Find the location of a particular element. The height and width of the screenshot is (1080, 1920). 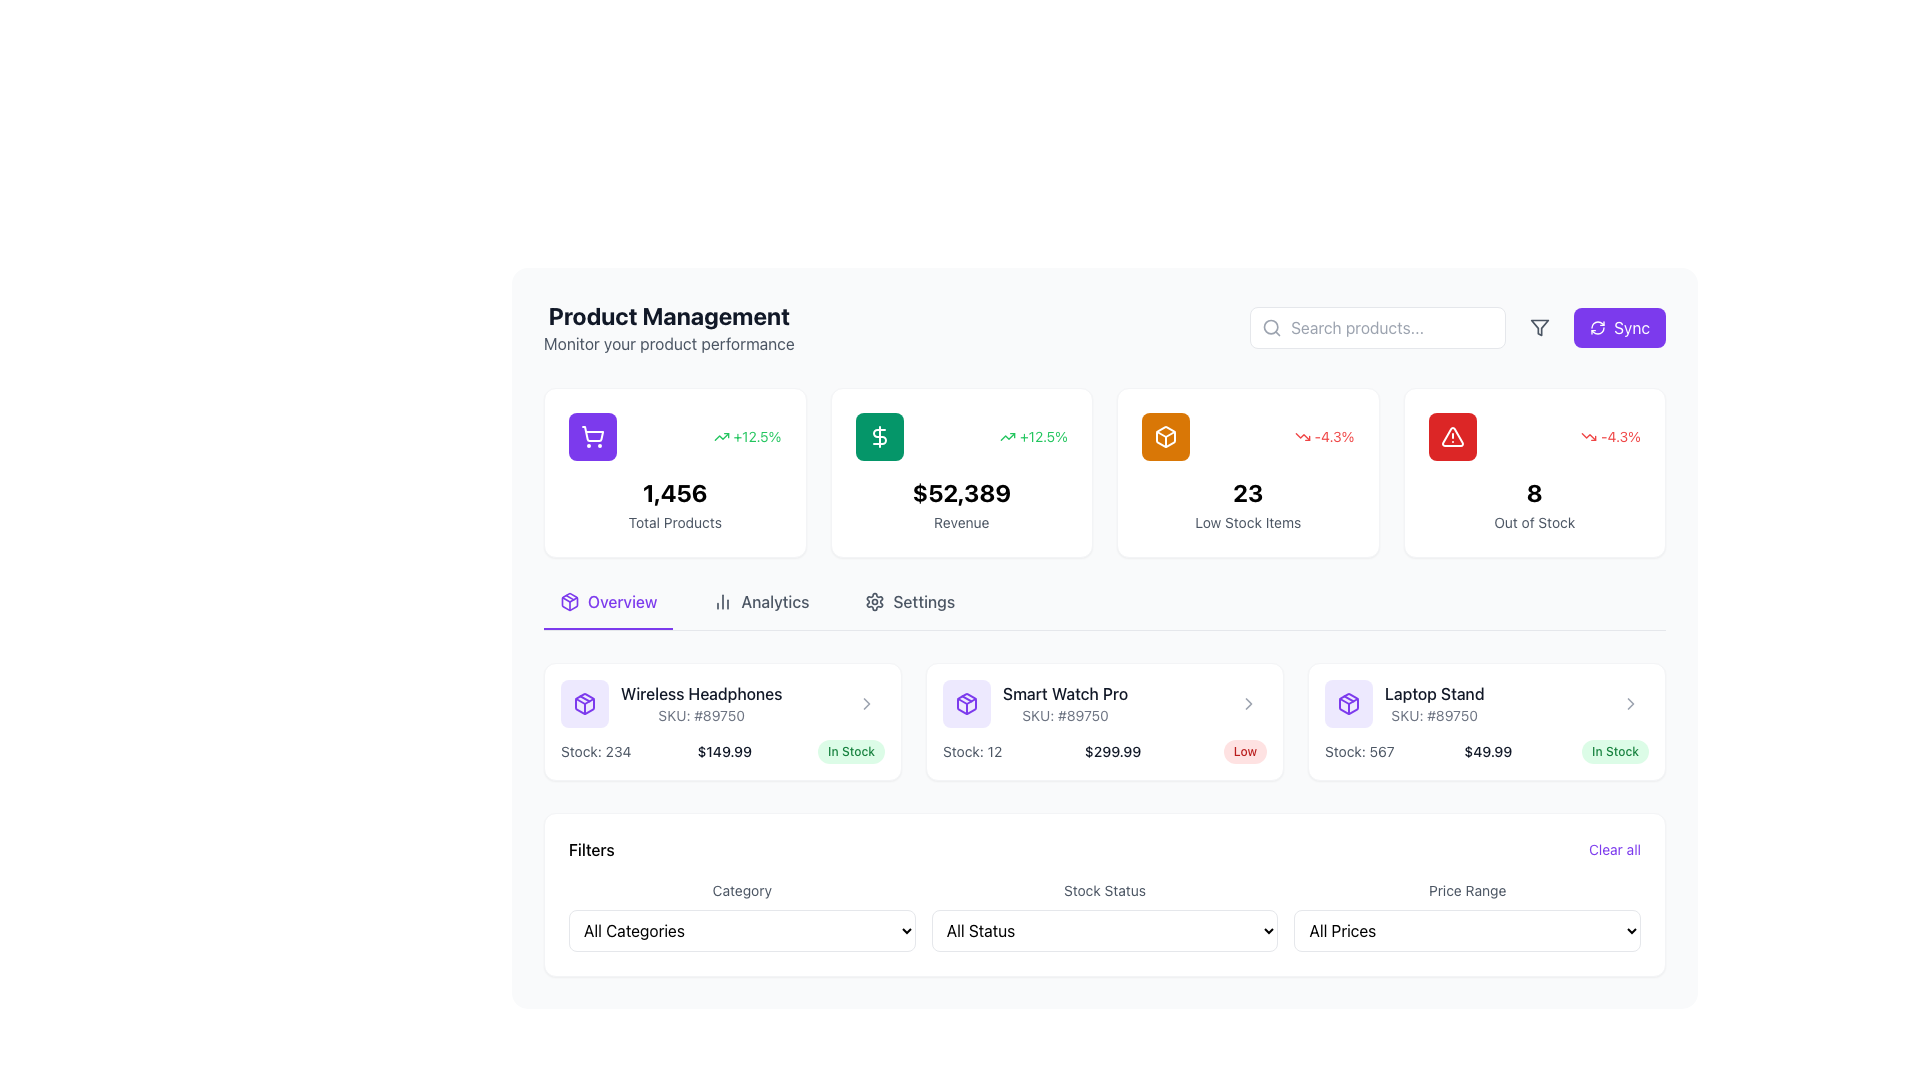

availability status information from the Badge indicating the product's stock status, positioned to the far right after the text 'Stock: 567' and '$49.99' within the card-like layout for 'Laptop Stand' is located at coordinates (1615, 752).